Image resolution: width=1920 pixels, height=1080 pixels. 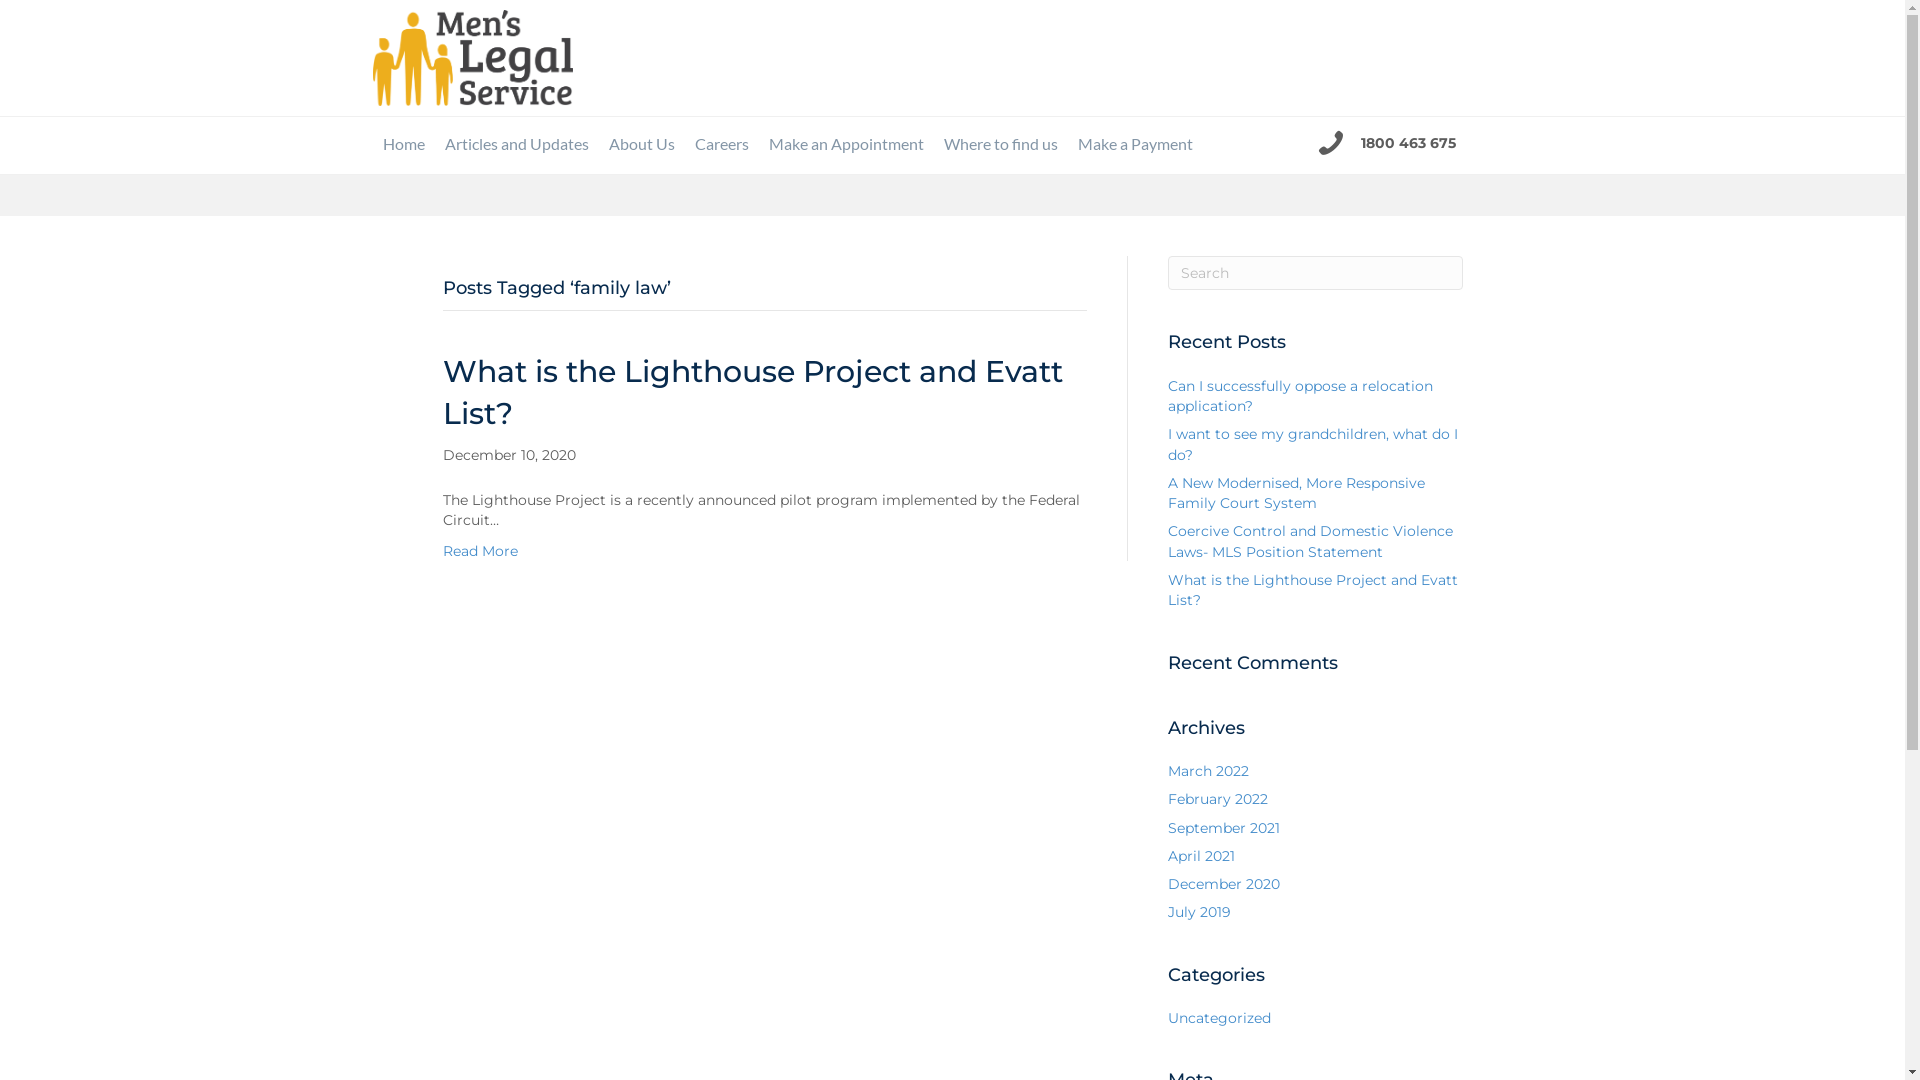 What do you see at coordinates (720, 142) in the screenshot?
I see `'Careers'` at bounding box center [720, 142].